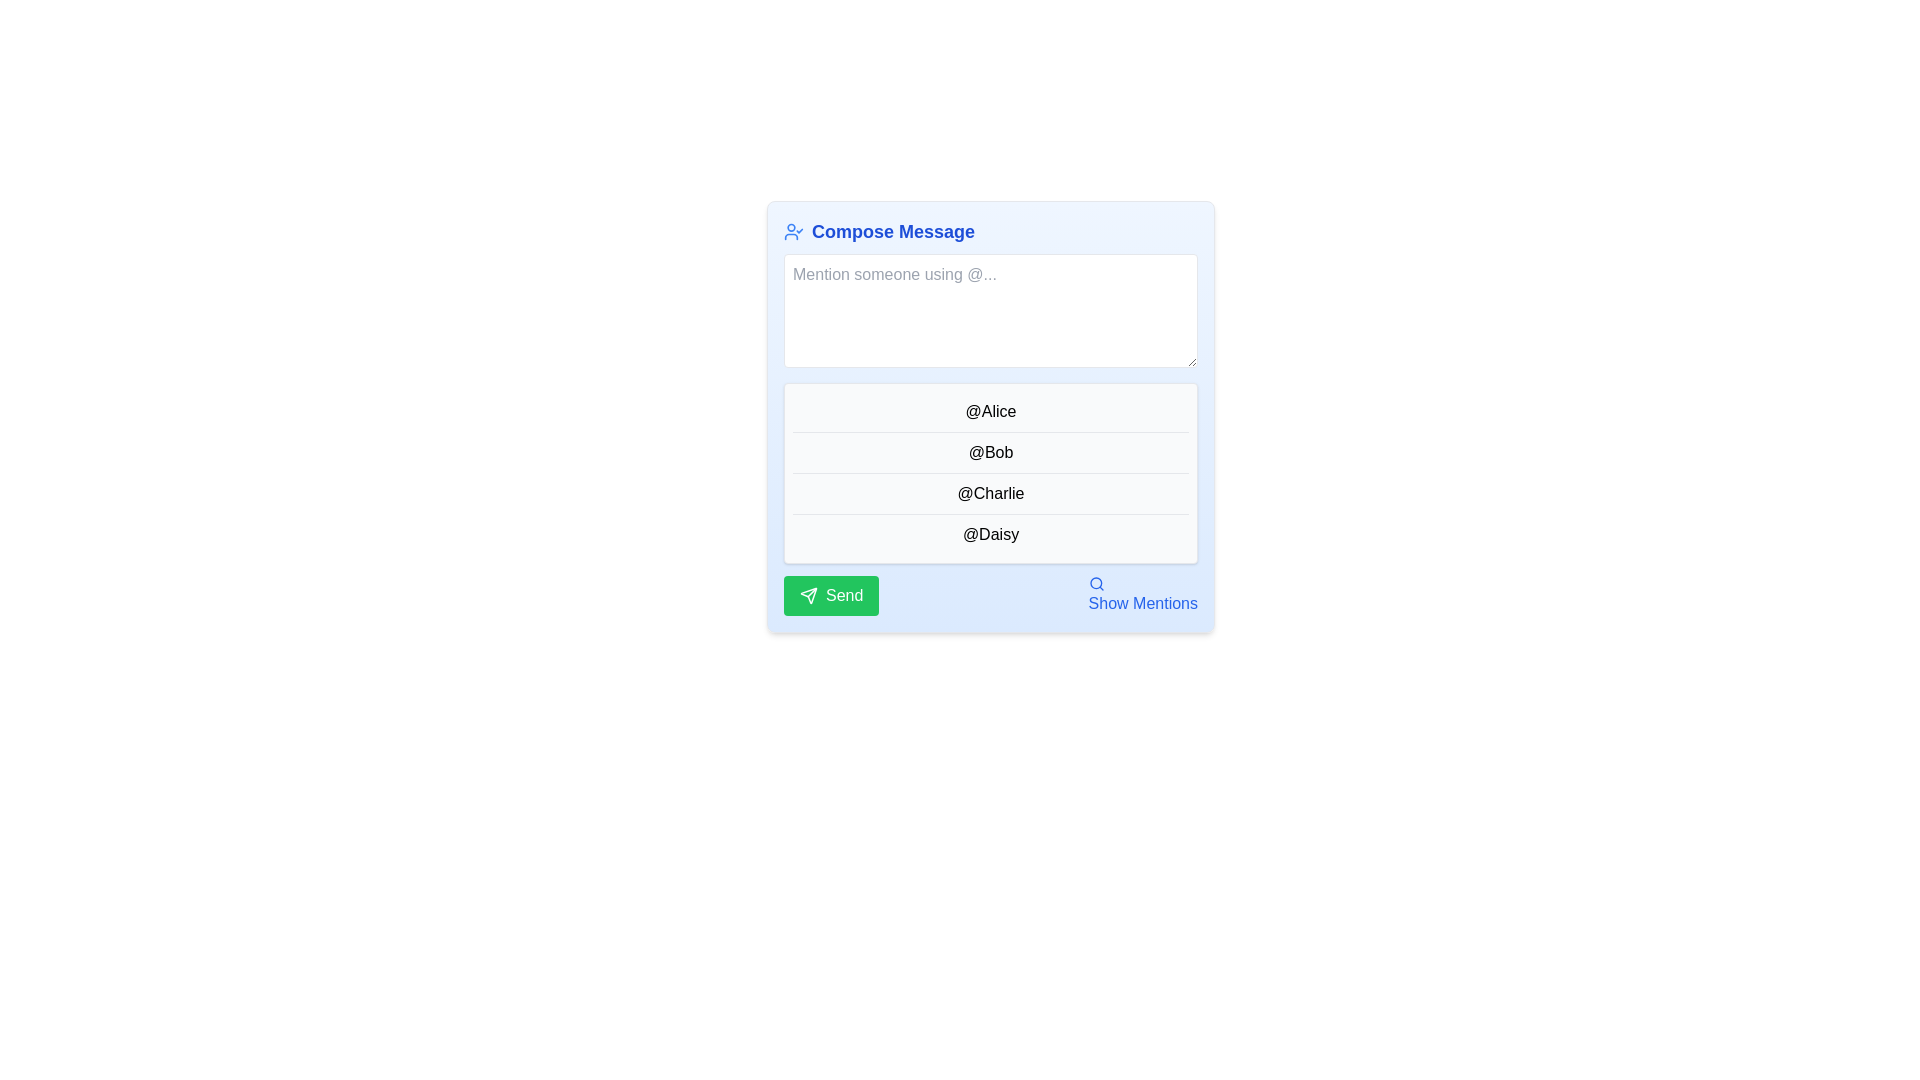 The height and width of the screenshot is (1080, 1920). Describe the element at coordinates (809, 595) in the screenshot. I see `the green 'Send' button that contains the paper plane icon to the left of the 'Send' text` at that location.